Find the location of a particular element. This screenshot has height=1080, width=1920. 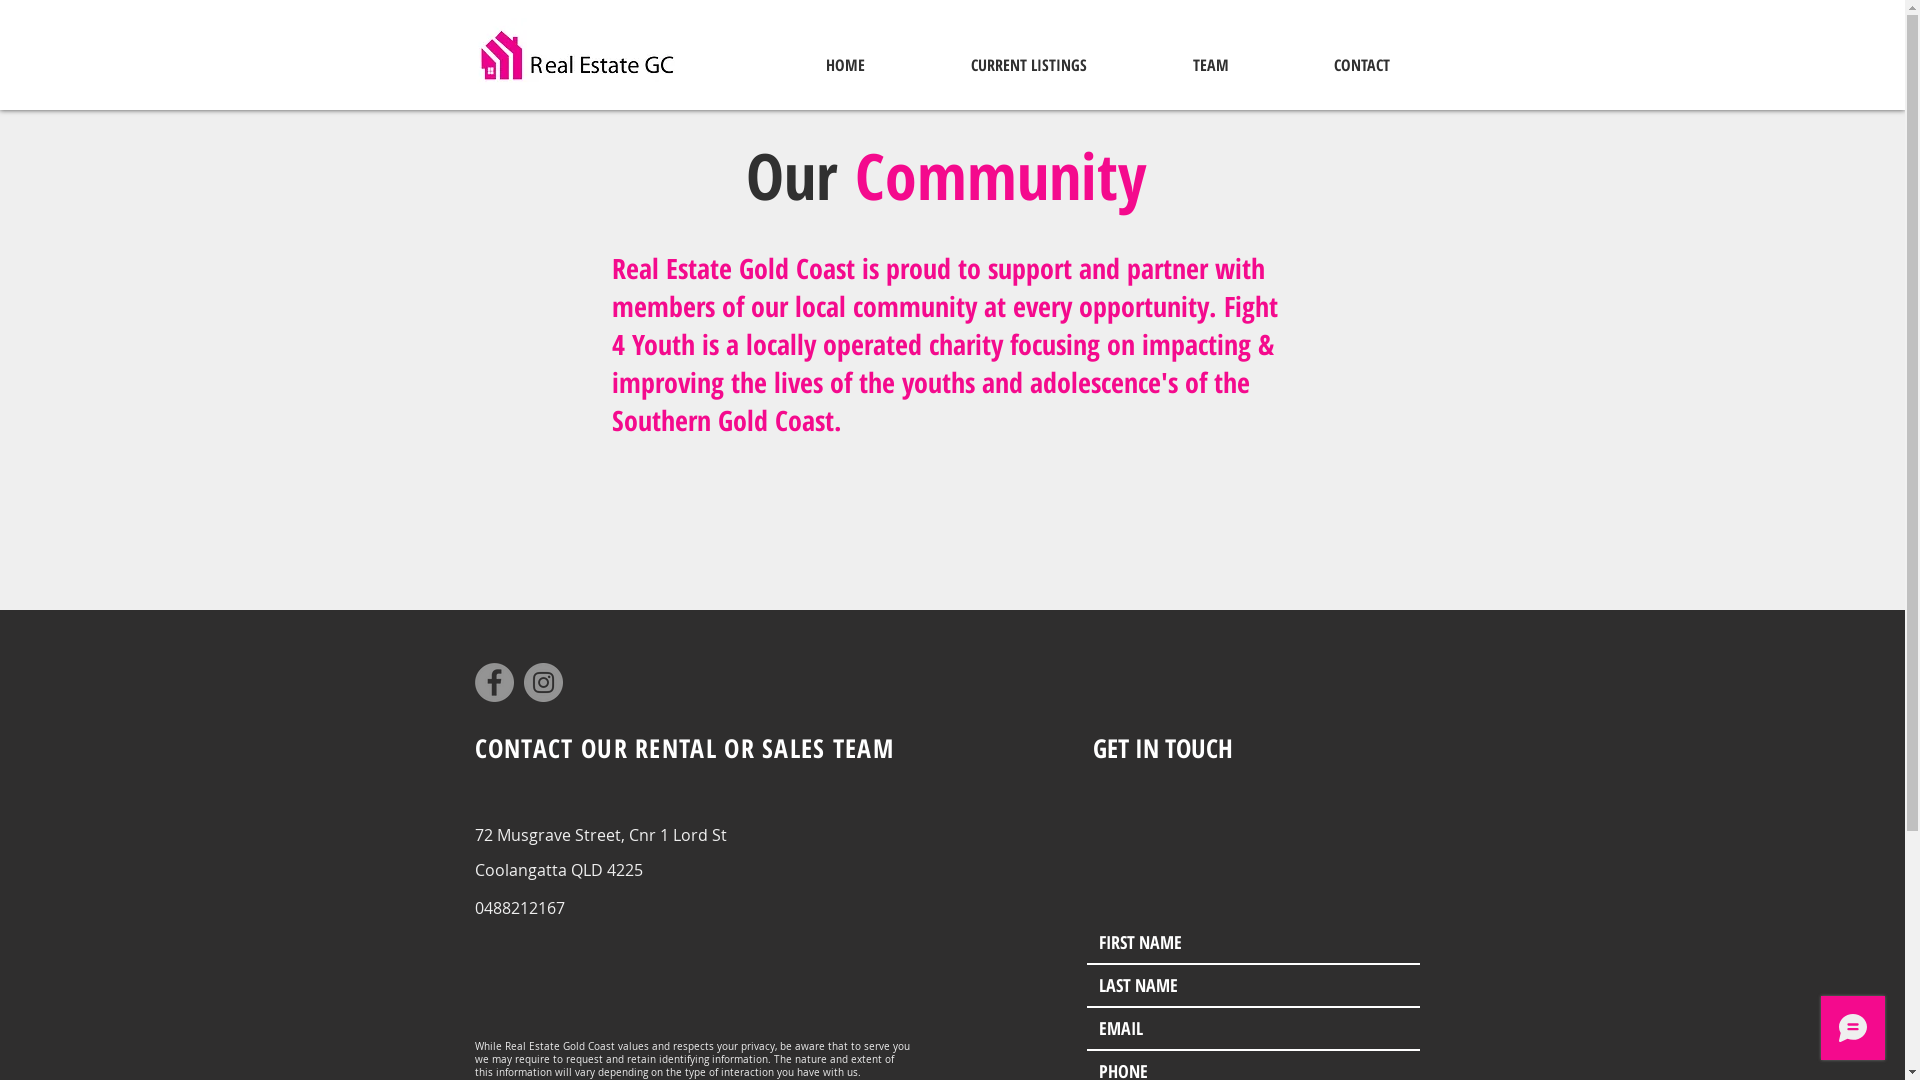

'HOME' is located at coordinates (844, 64).